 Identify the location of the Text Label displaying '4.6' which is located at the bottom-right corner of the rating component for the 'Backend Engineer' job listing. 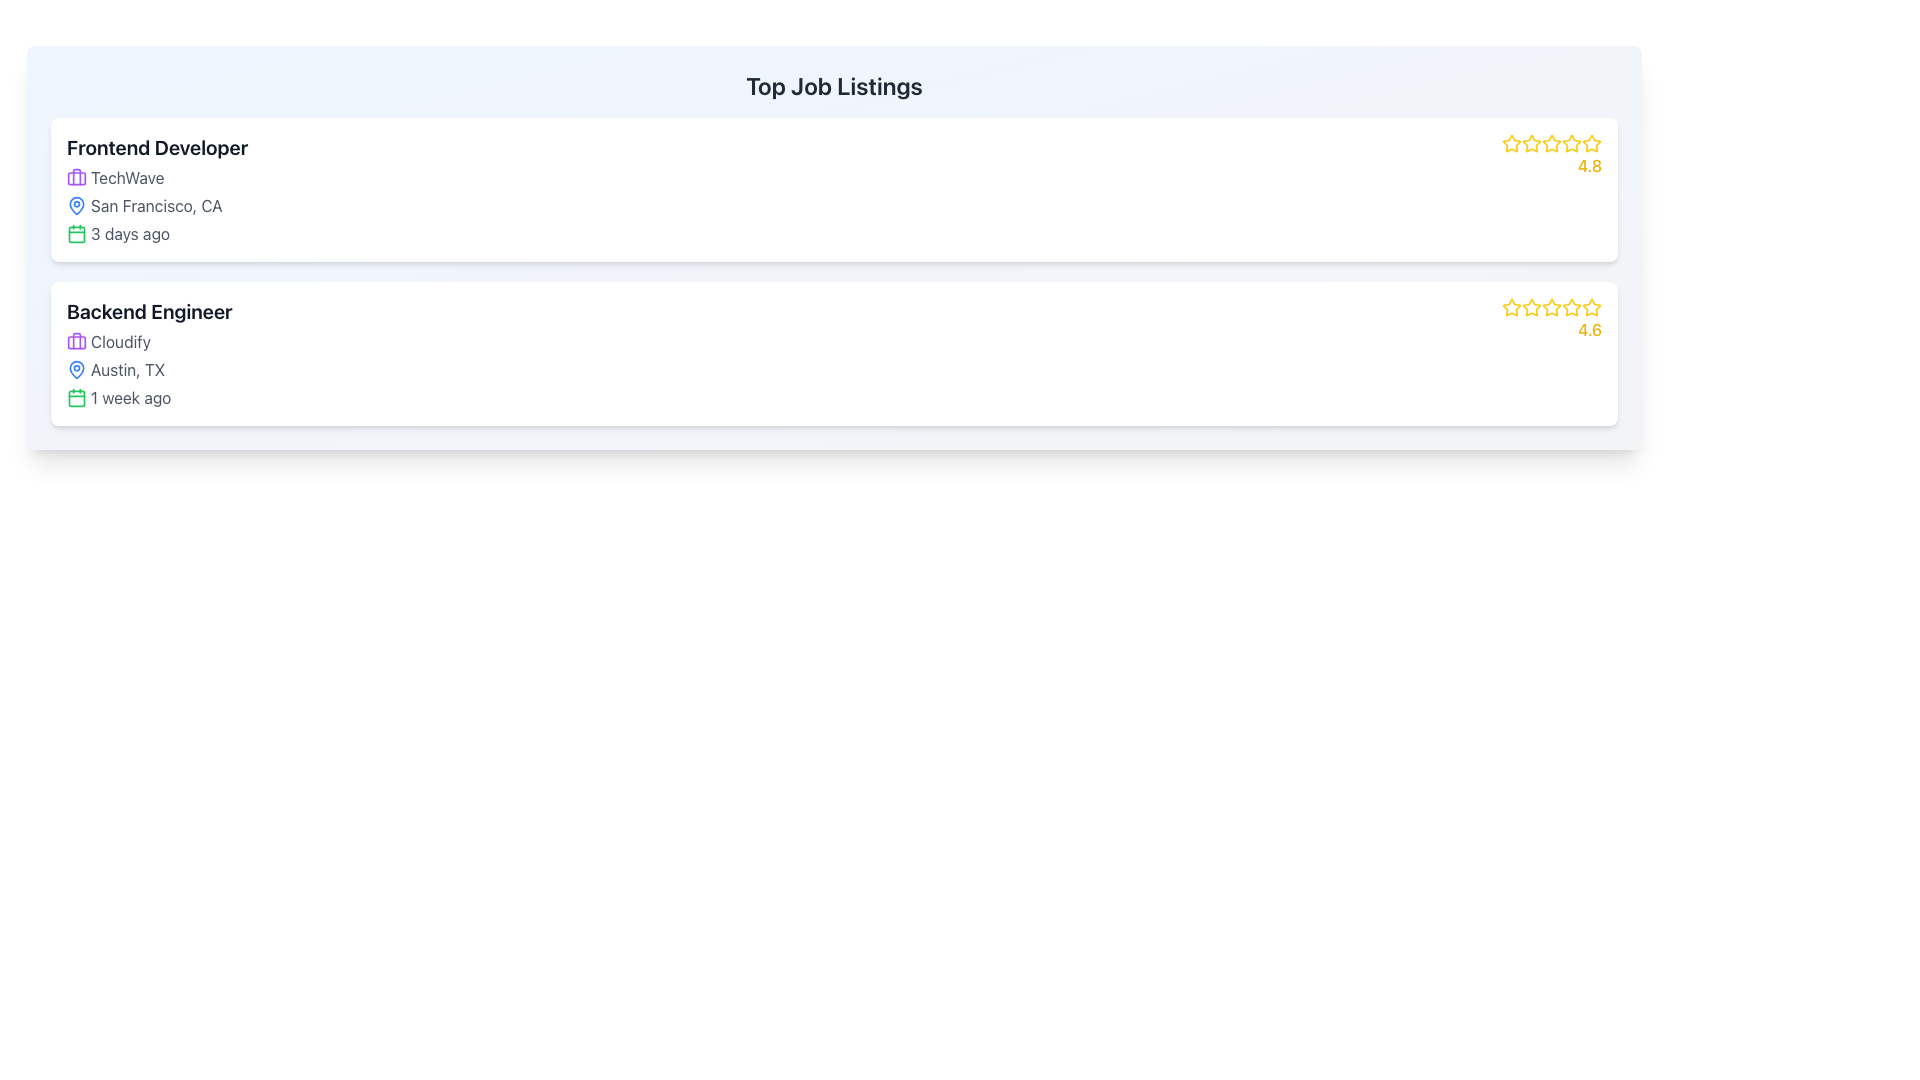
(1588, 329).